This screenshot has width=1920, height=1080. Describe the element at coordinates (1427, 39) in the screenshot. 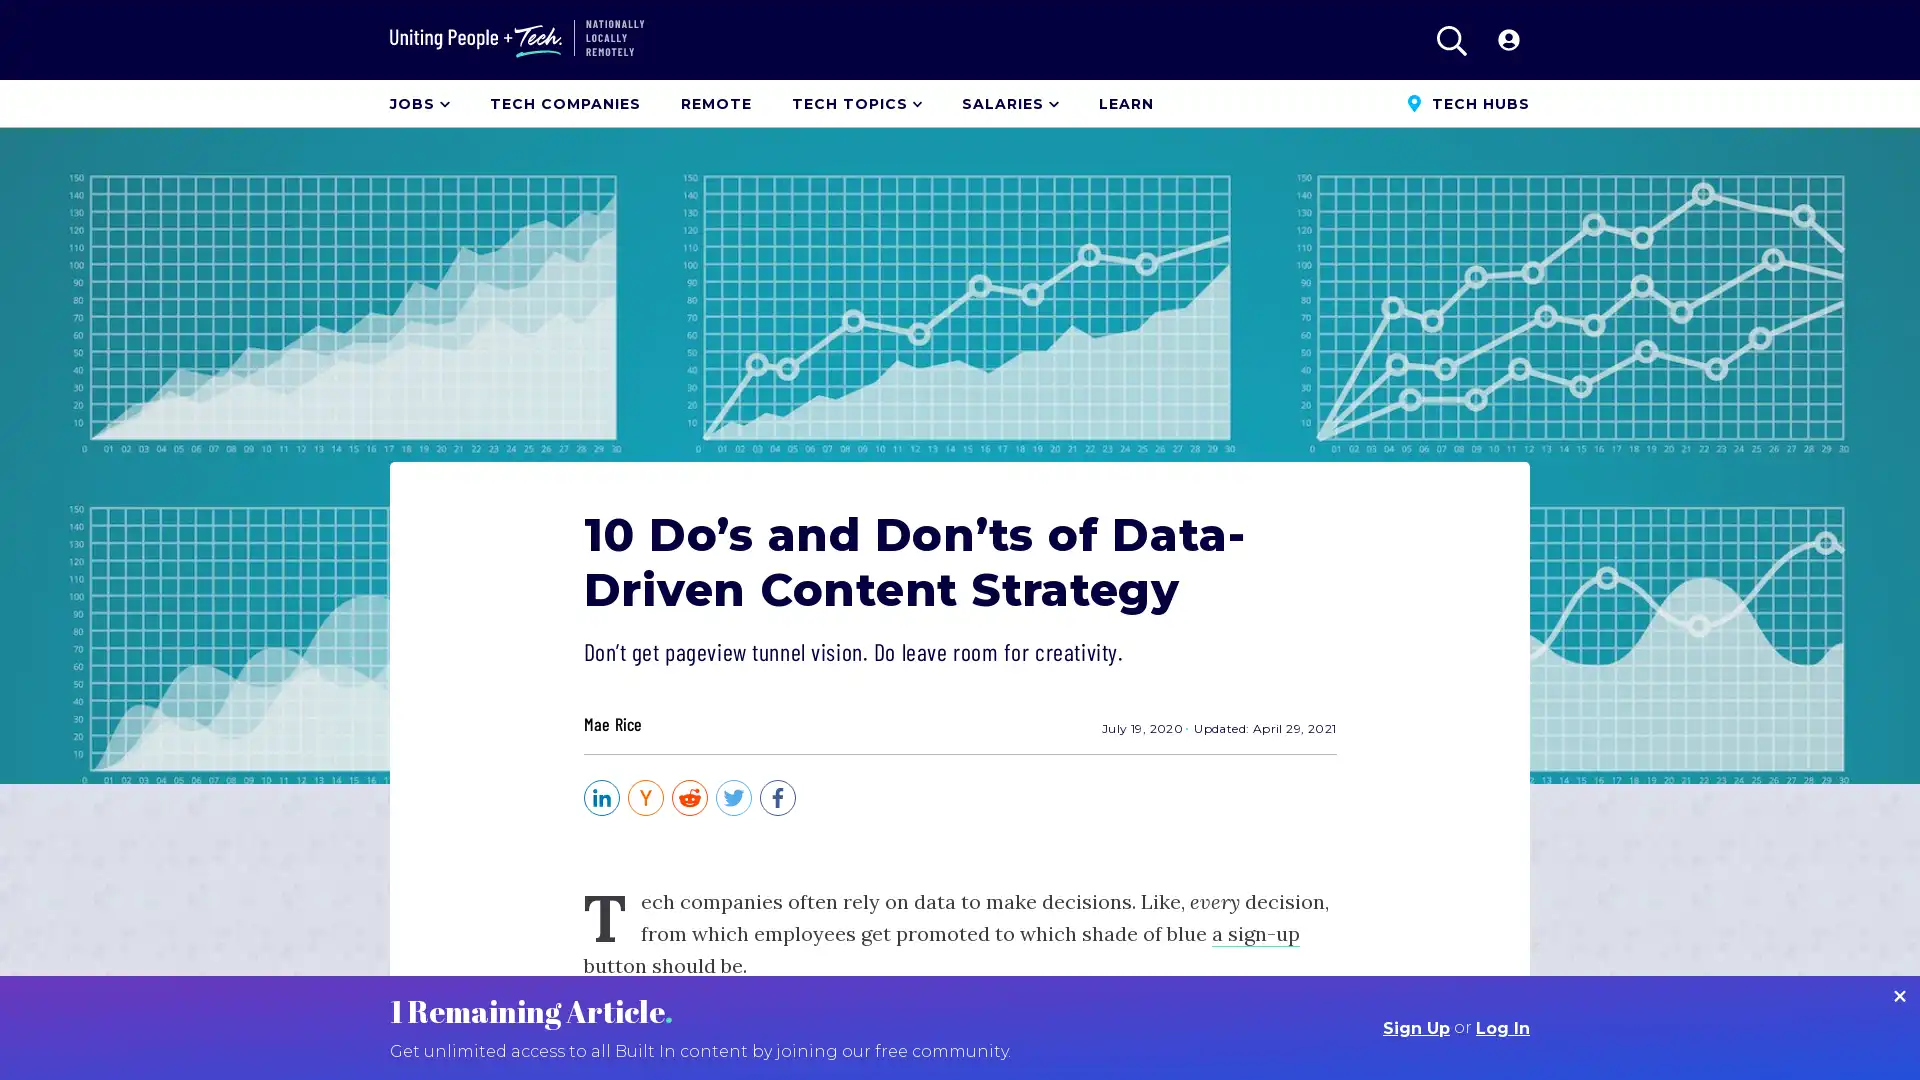

I see `JOIN` at that location.